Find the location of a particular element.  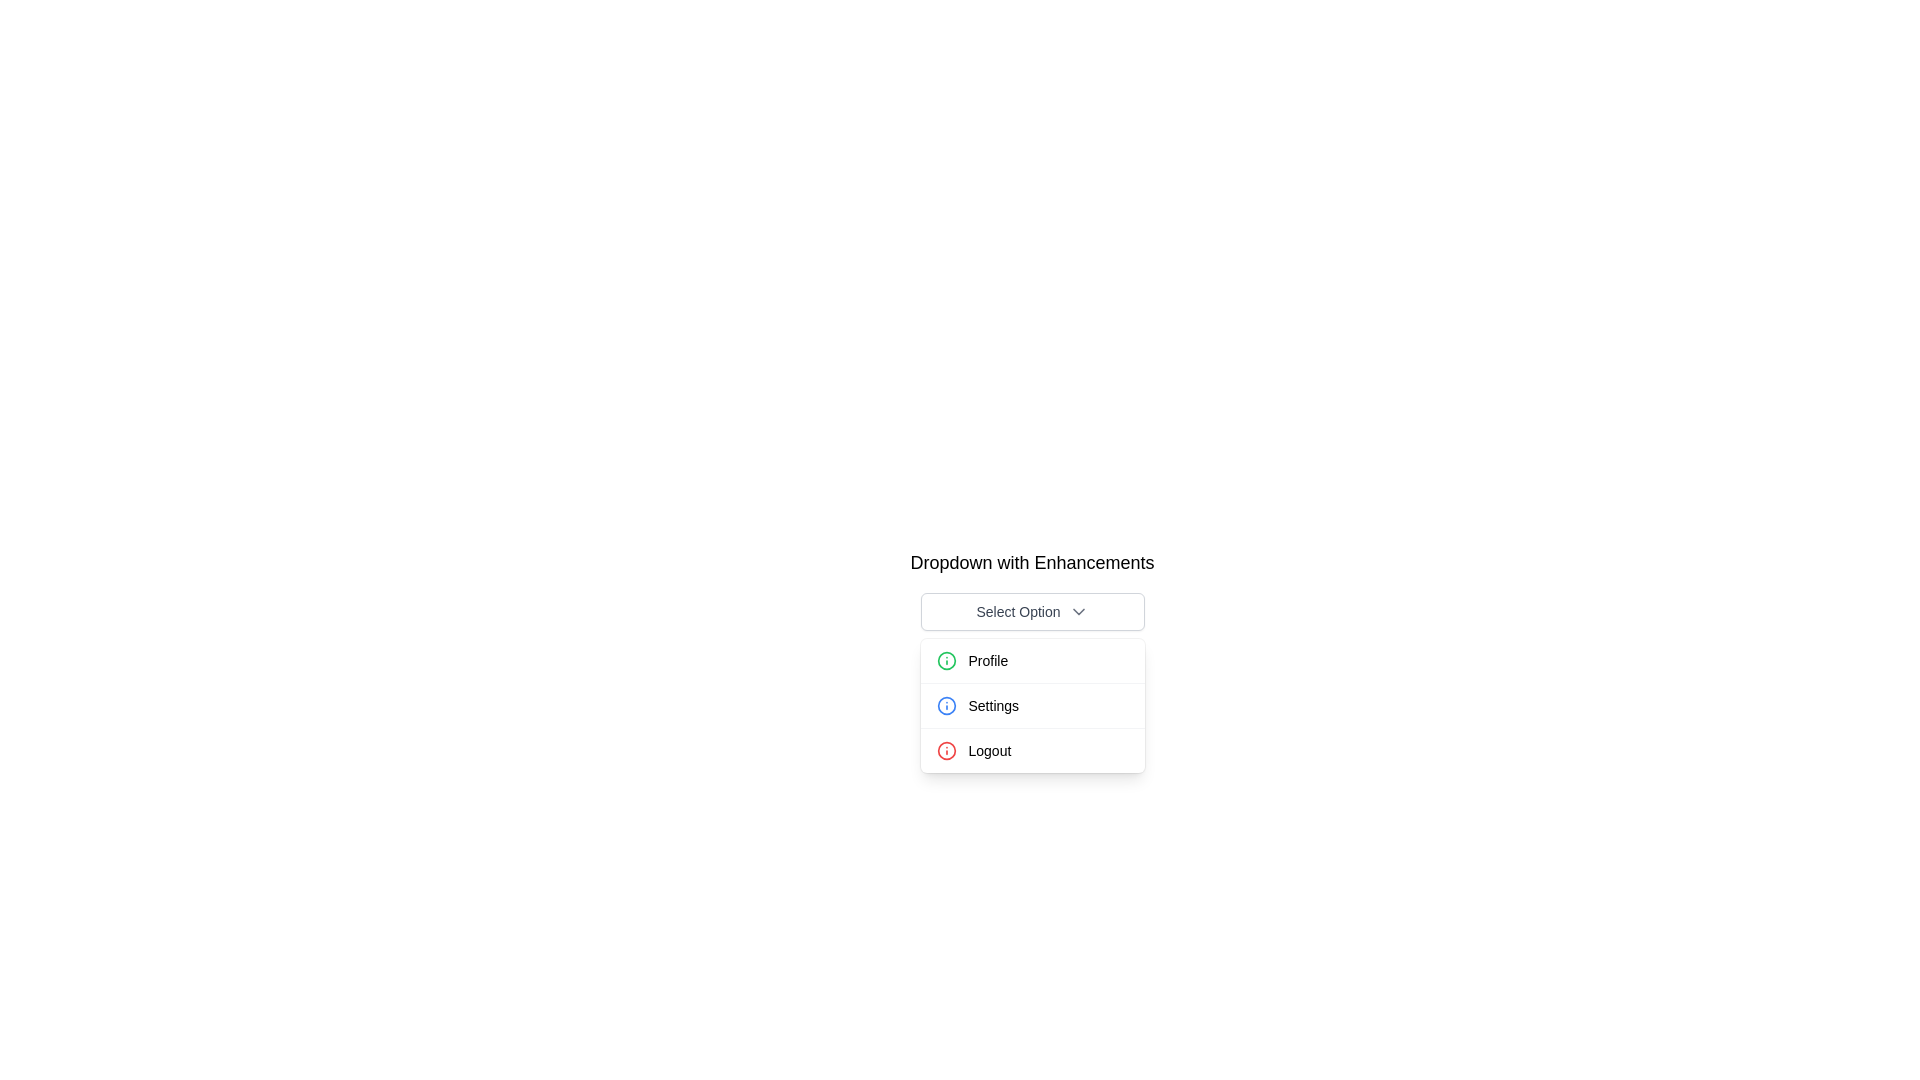

the green circular icon with a white outline, resembling a stylized 'i', located on the left side of the 'Profile' dropdown menu is located at coordinates (945, 660).